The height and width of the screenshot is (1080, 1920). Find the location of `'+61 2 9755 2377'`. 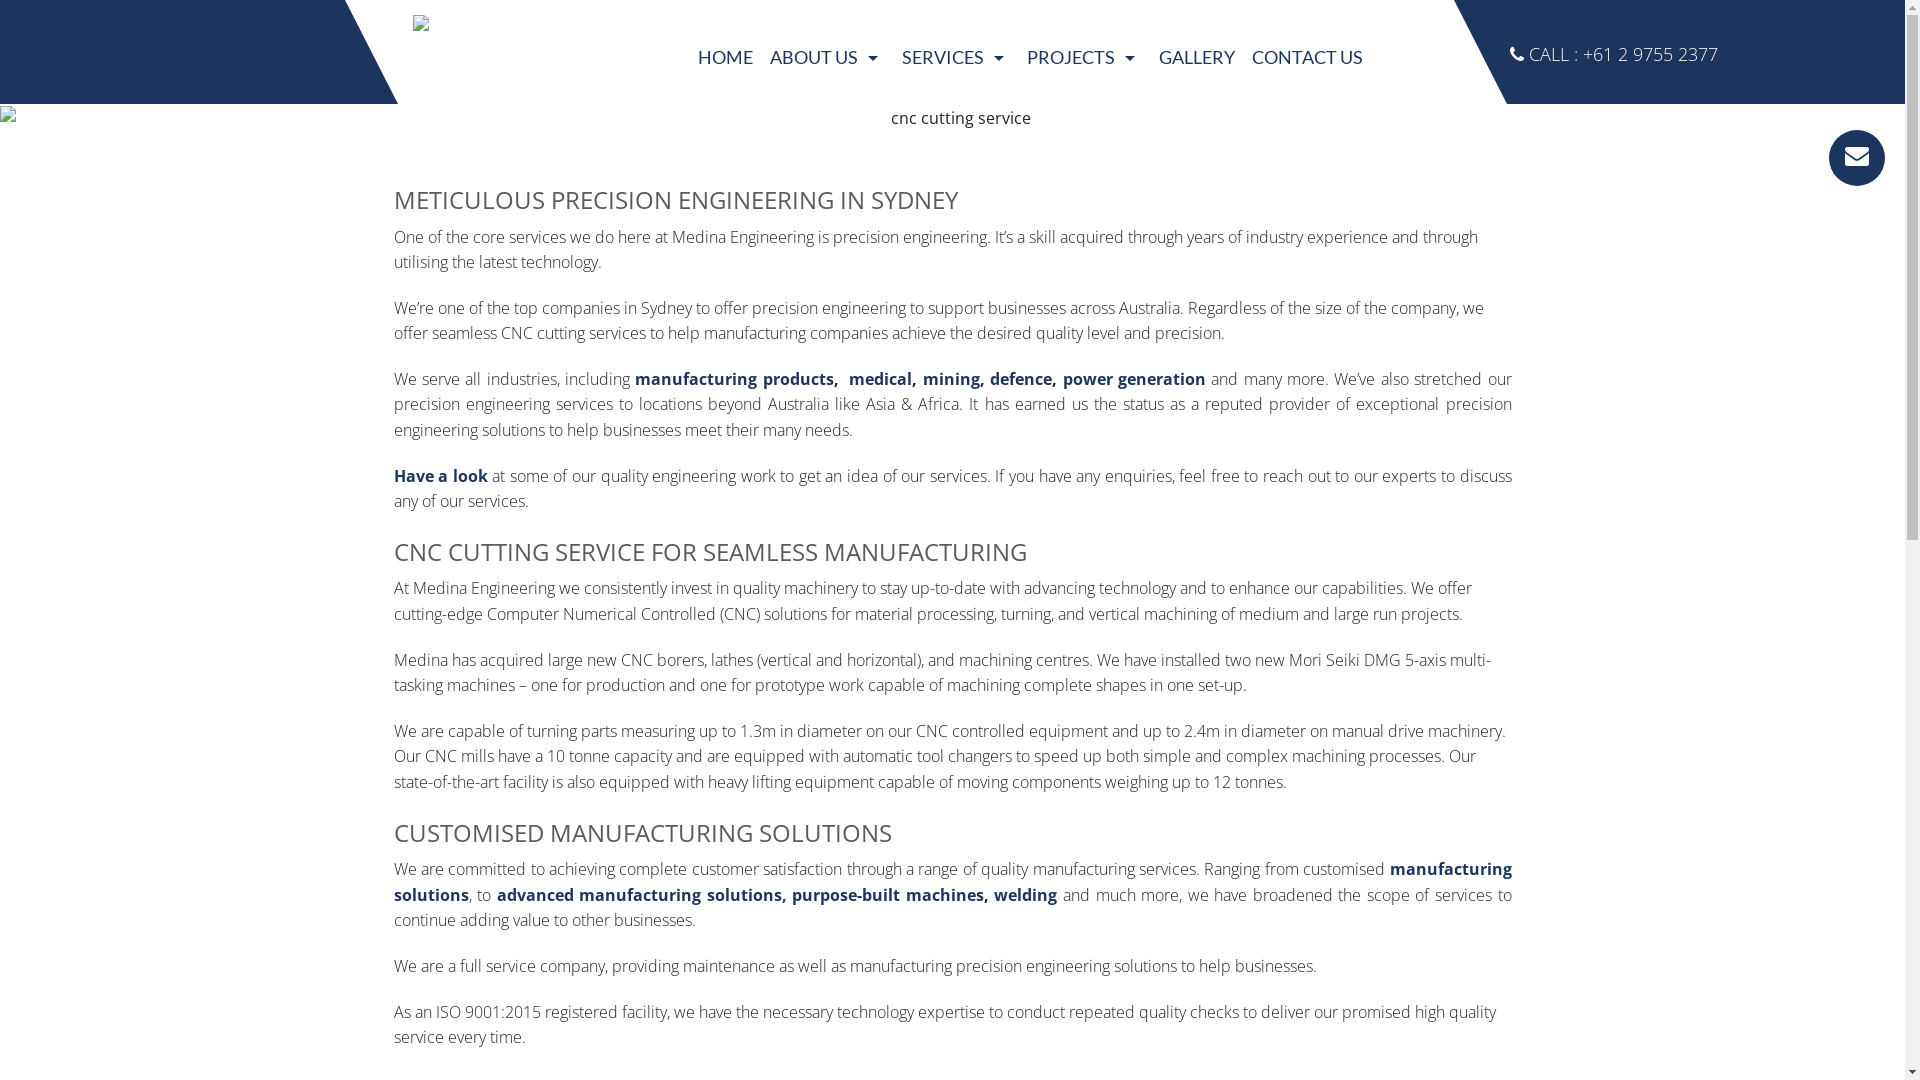

'+61 2 9755 2377' is located at coordinates (1649, 53).